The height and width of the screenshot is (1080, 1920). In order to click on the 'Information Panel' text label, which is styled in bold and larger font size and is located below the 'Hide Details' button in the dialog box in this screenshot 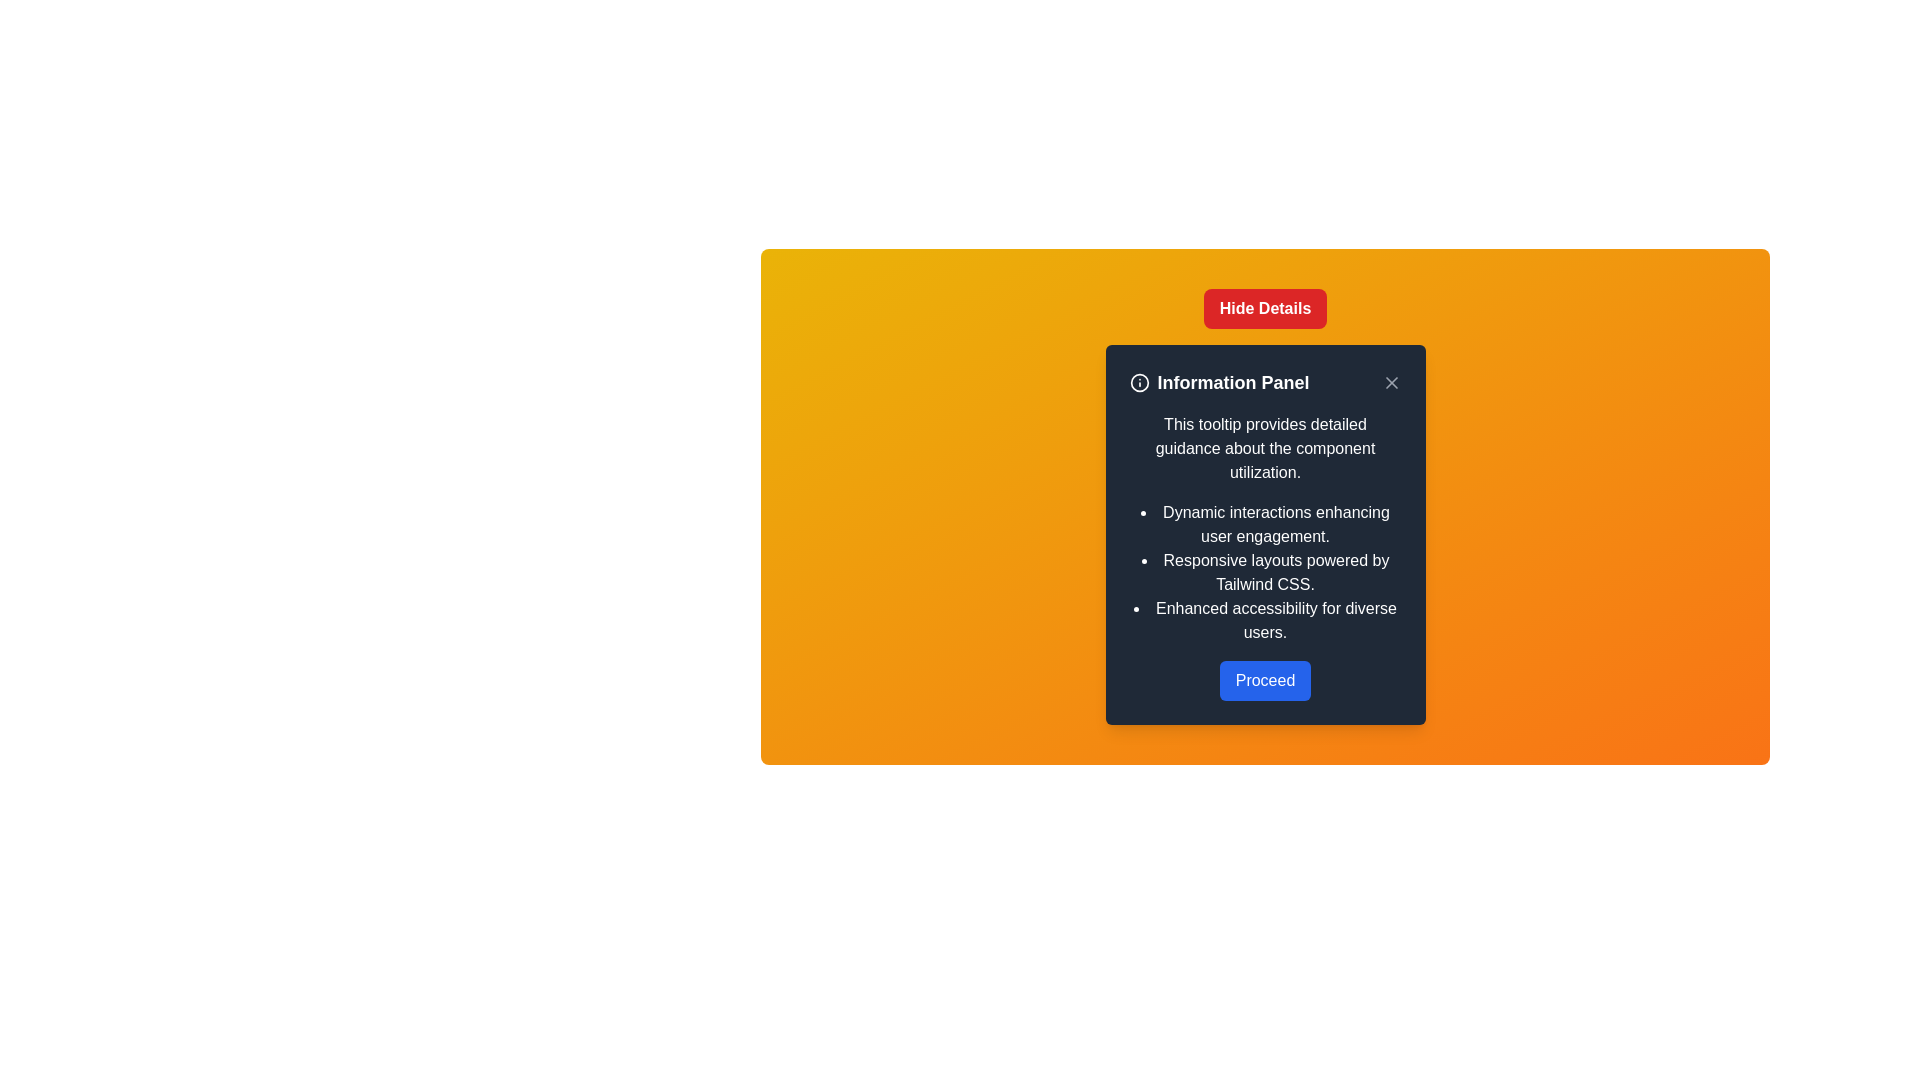, I will do `click(1218, 382)`.